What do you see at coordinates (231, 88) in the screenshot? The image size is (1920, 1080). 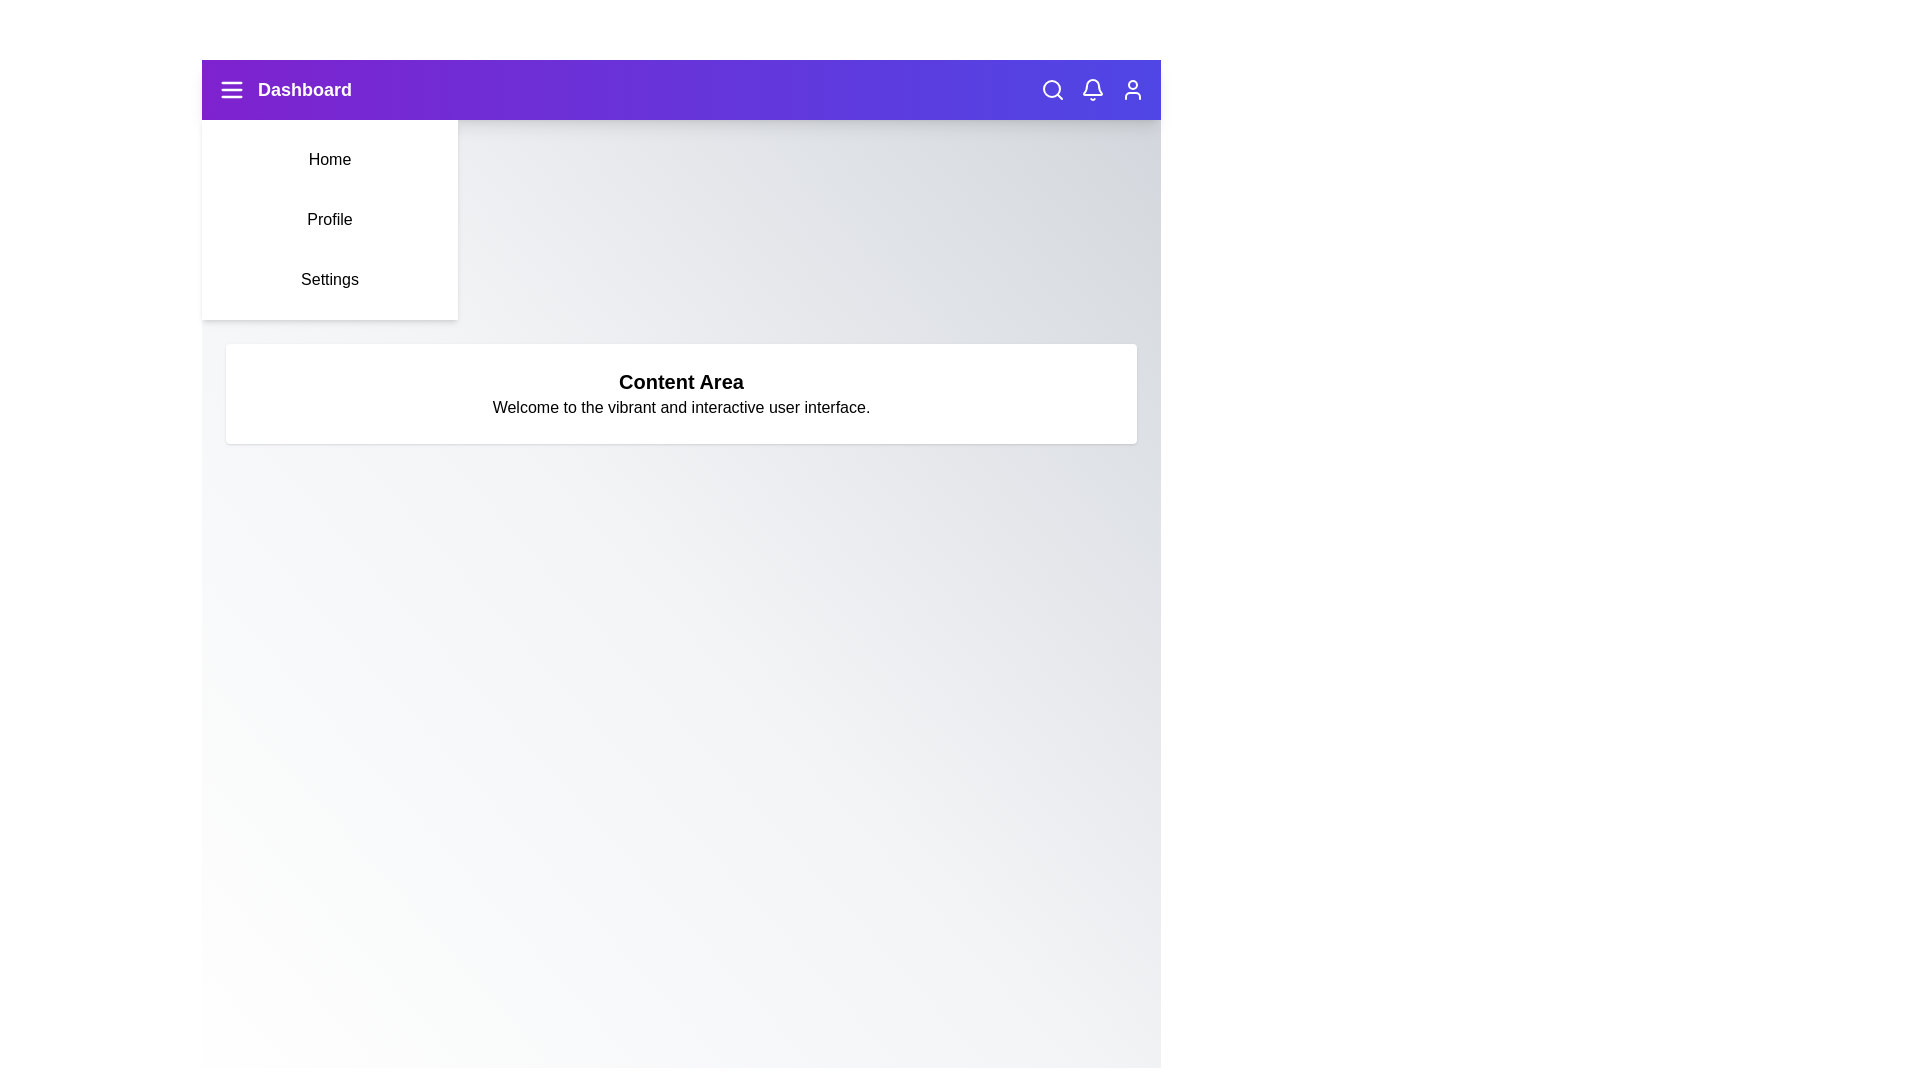 I see `the menu icon to toggle the menu visibility` at bounding box center [231, 88].